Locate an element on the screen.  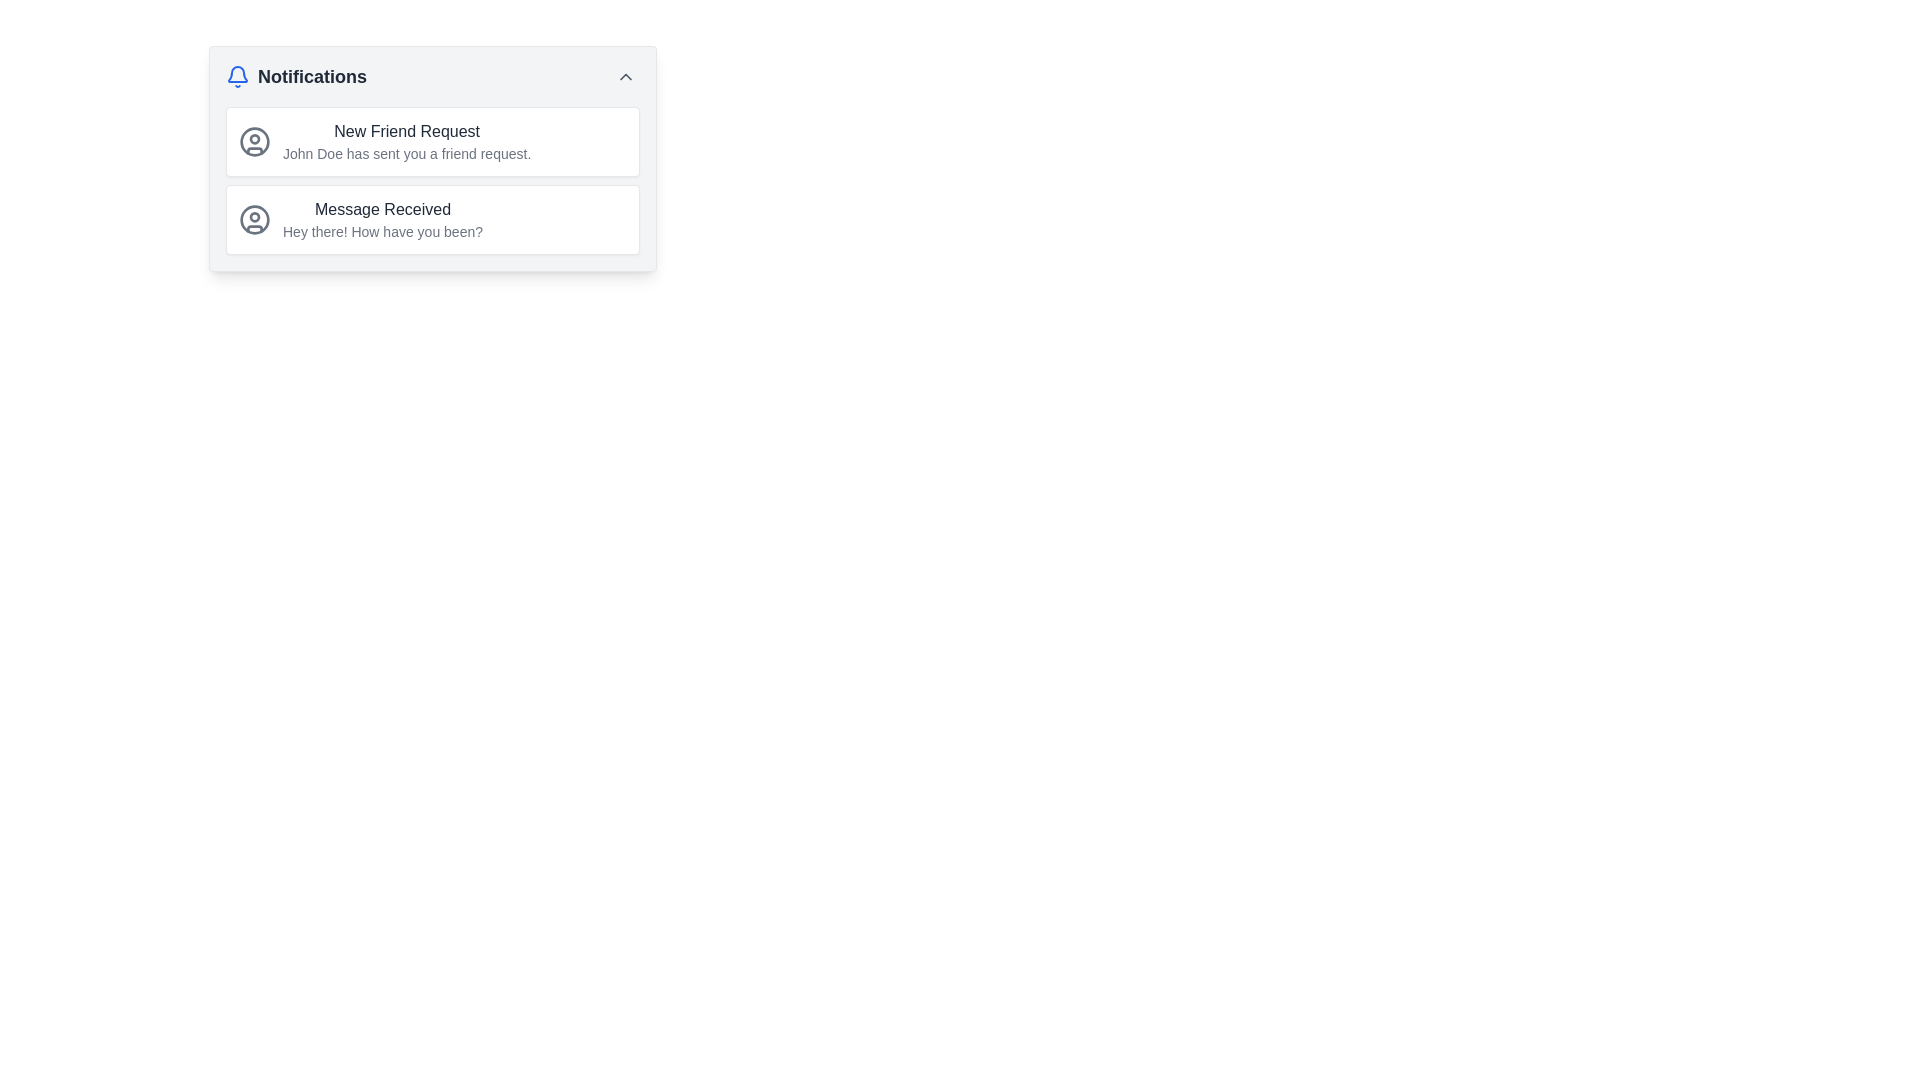
the user account avatar icon located at the top of the notification dropdown, which is immediately to the left of the text block containing 'New Friend Request' and 'John Doe has sent you a friend request.' is located at coordinates (253, 141).